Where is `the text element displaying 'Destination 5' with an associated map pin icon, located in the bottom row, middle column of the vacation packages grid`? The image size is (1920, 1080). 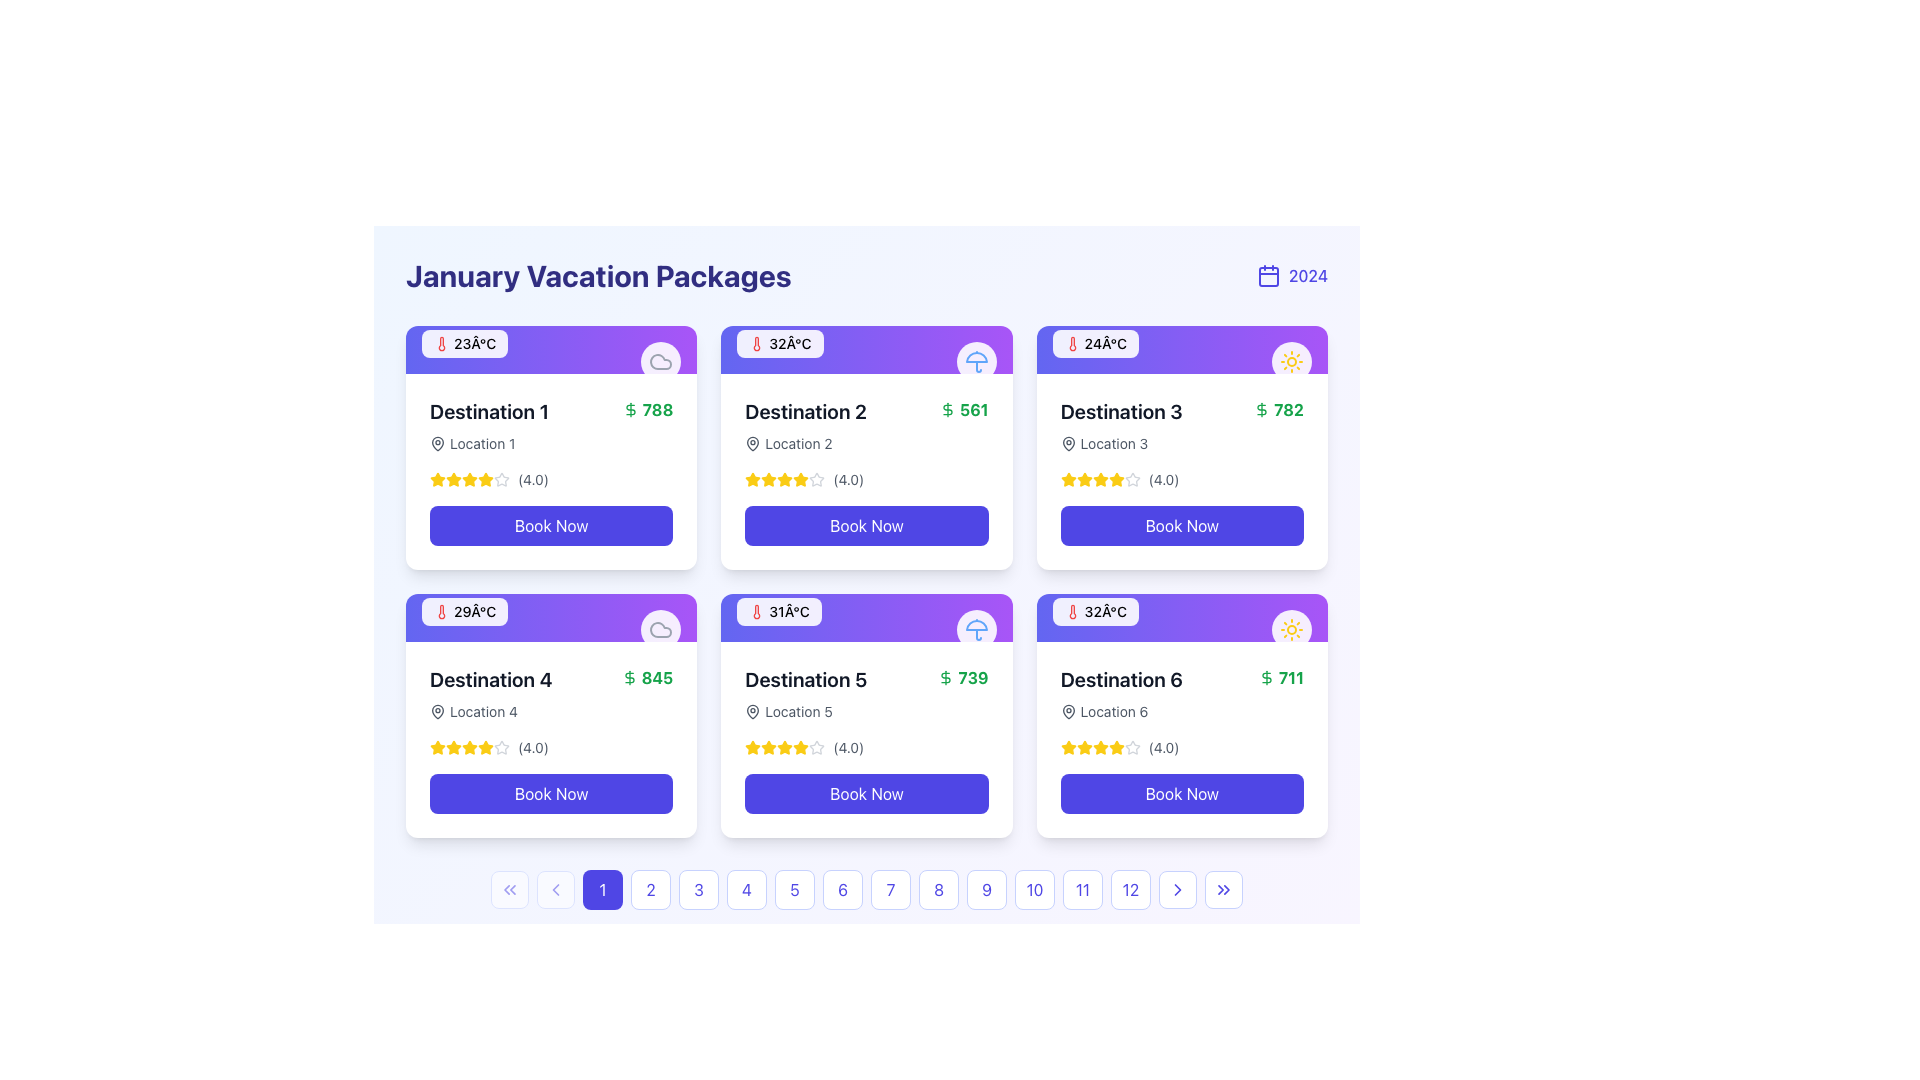 the text element displaying 'Destination 5' with an associated map pin icon, located in the bottom row, middle column of the vacation packages grid is located at coordinates (806, 693).